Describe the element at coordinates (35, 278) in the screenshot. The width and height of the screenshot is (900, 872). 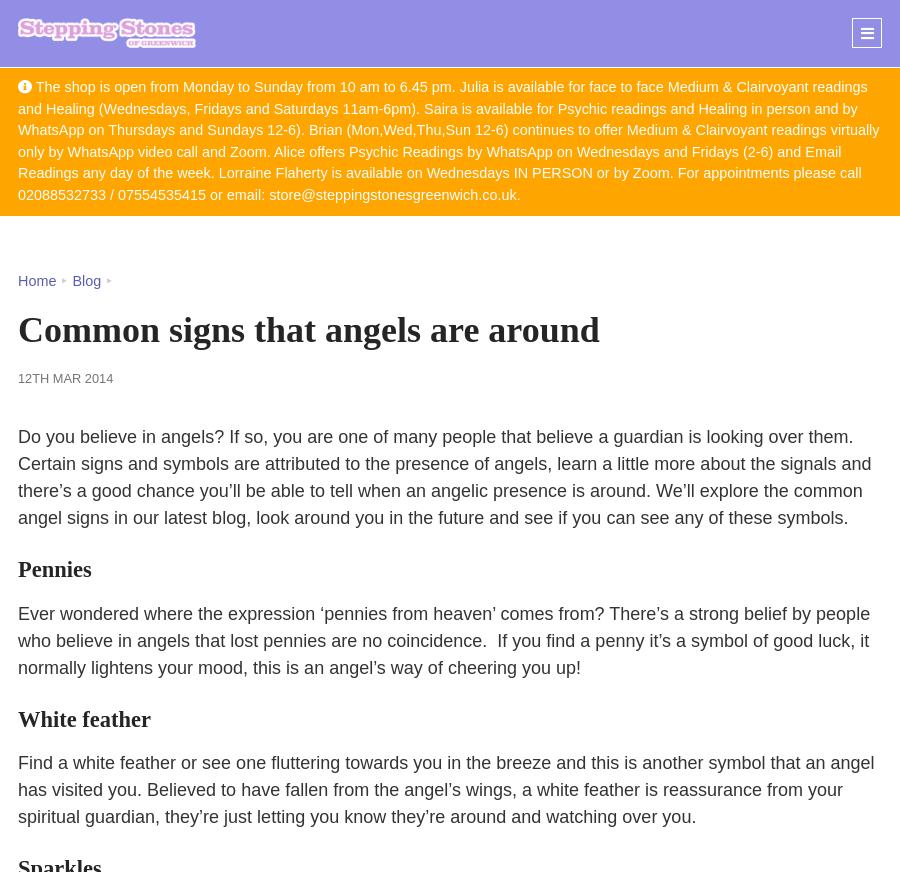
I see `'Home'` at that location.